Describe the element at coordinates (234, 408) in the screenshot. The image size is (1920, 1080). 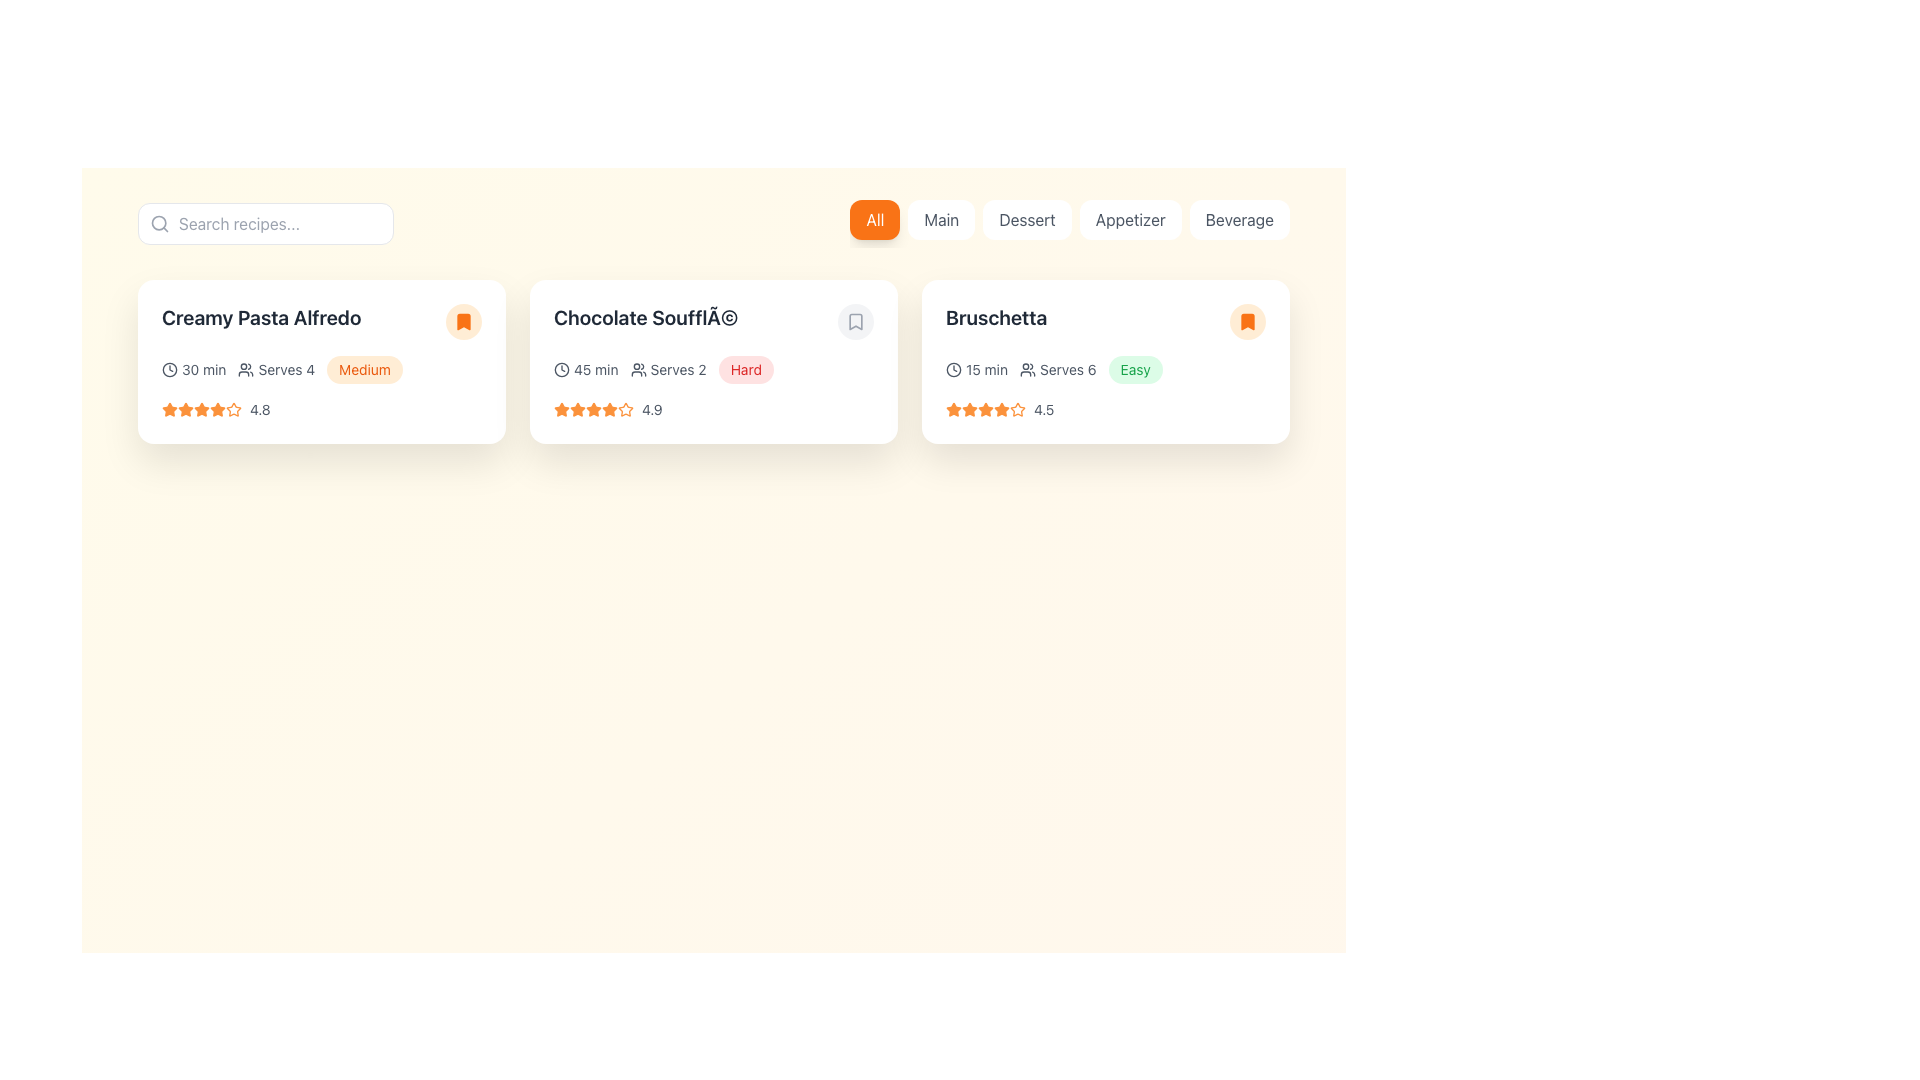
I see `the fifth star icon in the rating scale for 'Creamy Pasta Alfredo'` at that location.